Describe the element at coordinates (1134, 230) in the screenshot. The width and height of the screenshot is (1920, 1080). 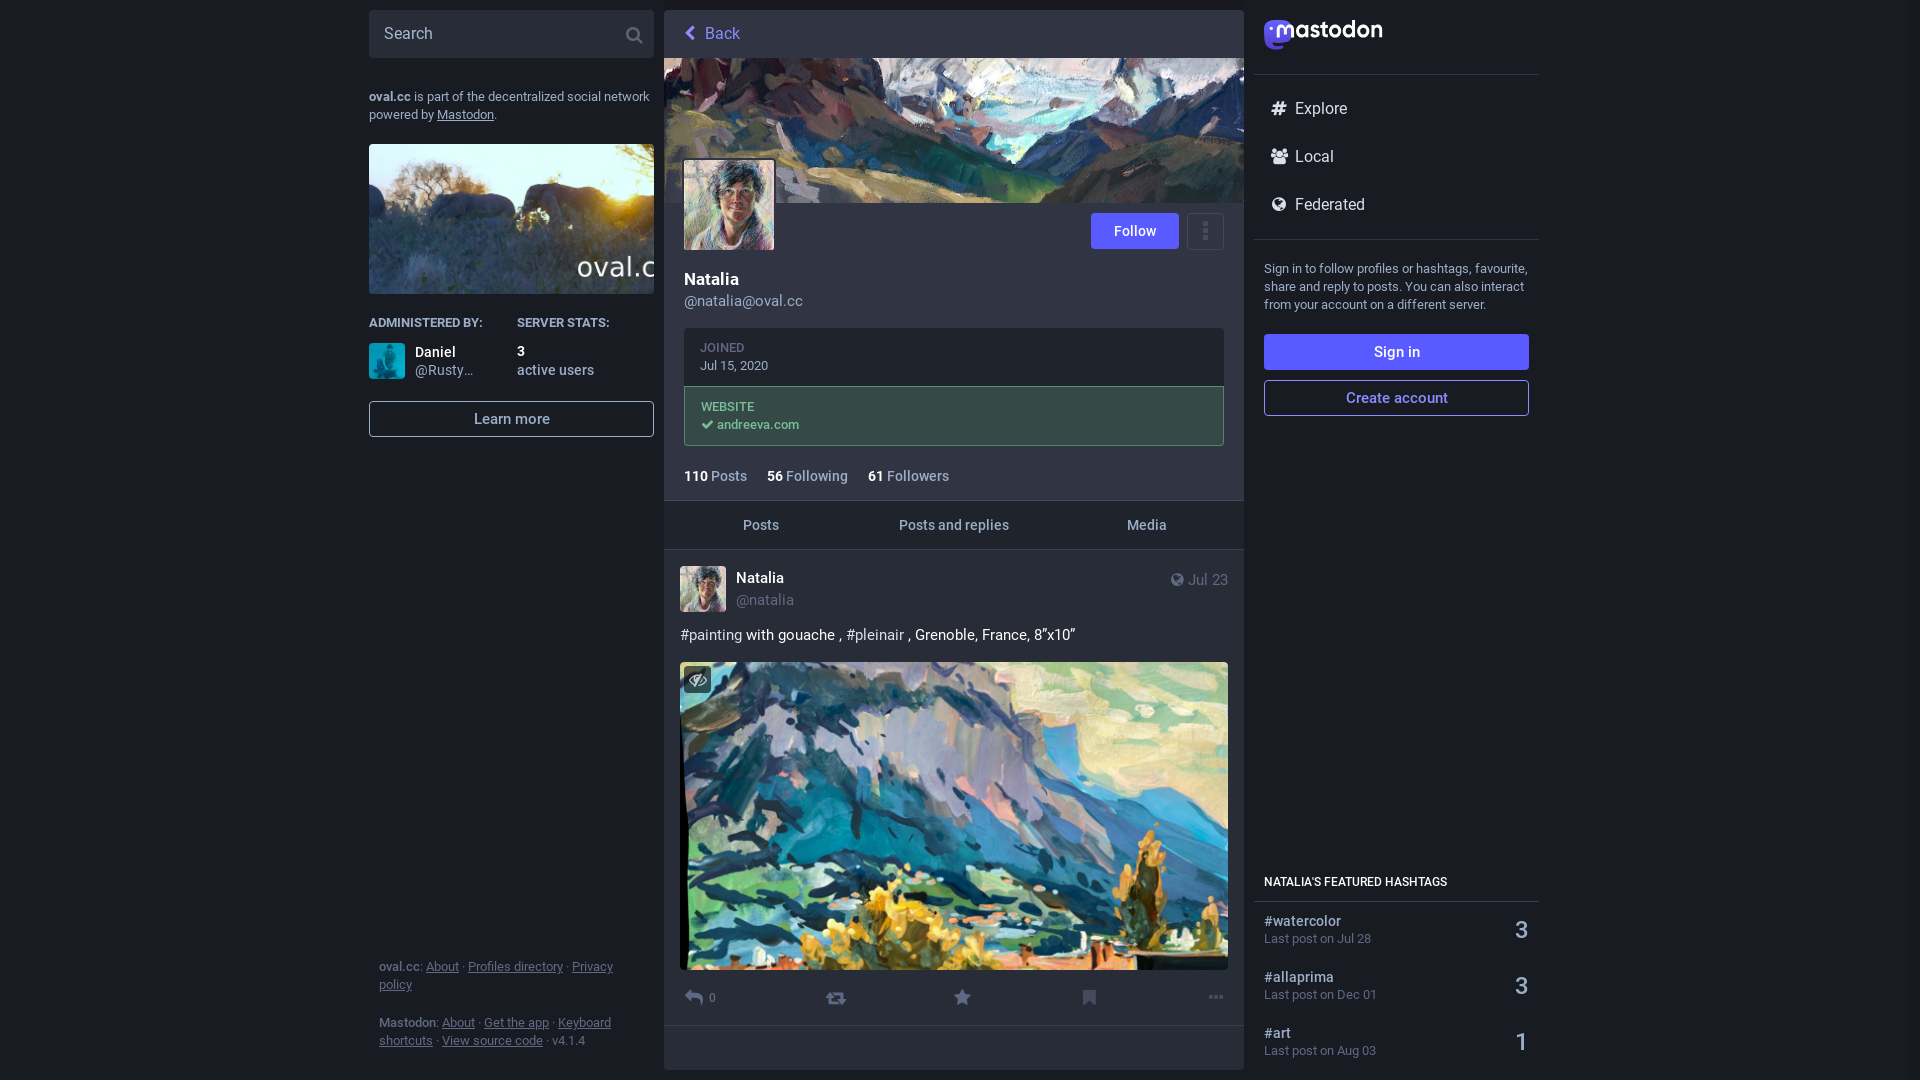
I see `'Follow'` at that location.